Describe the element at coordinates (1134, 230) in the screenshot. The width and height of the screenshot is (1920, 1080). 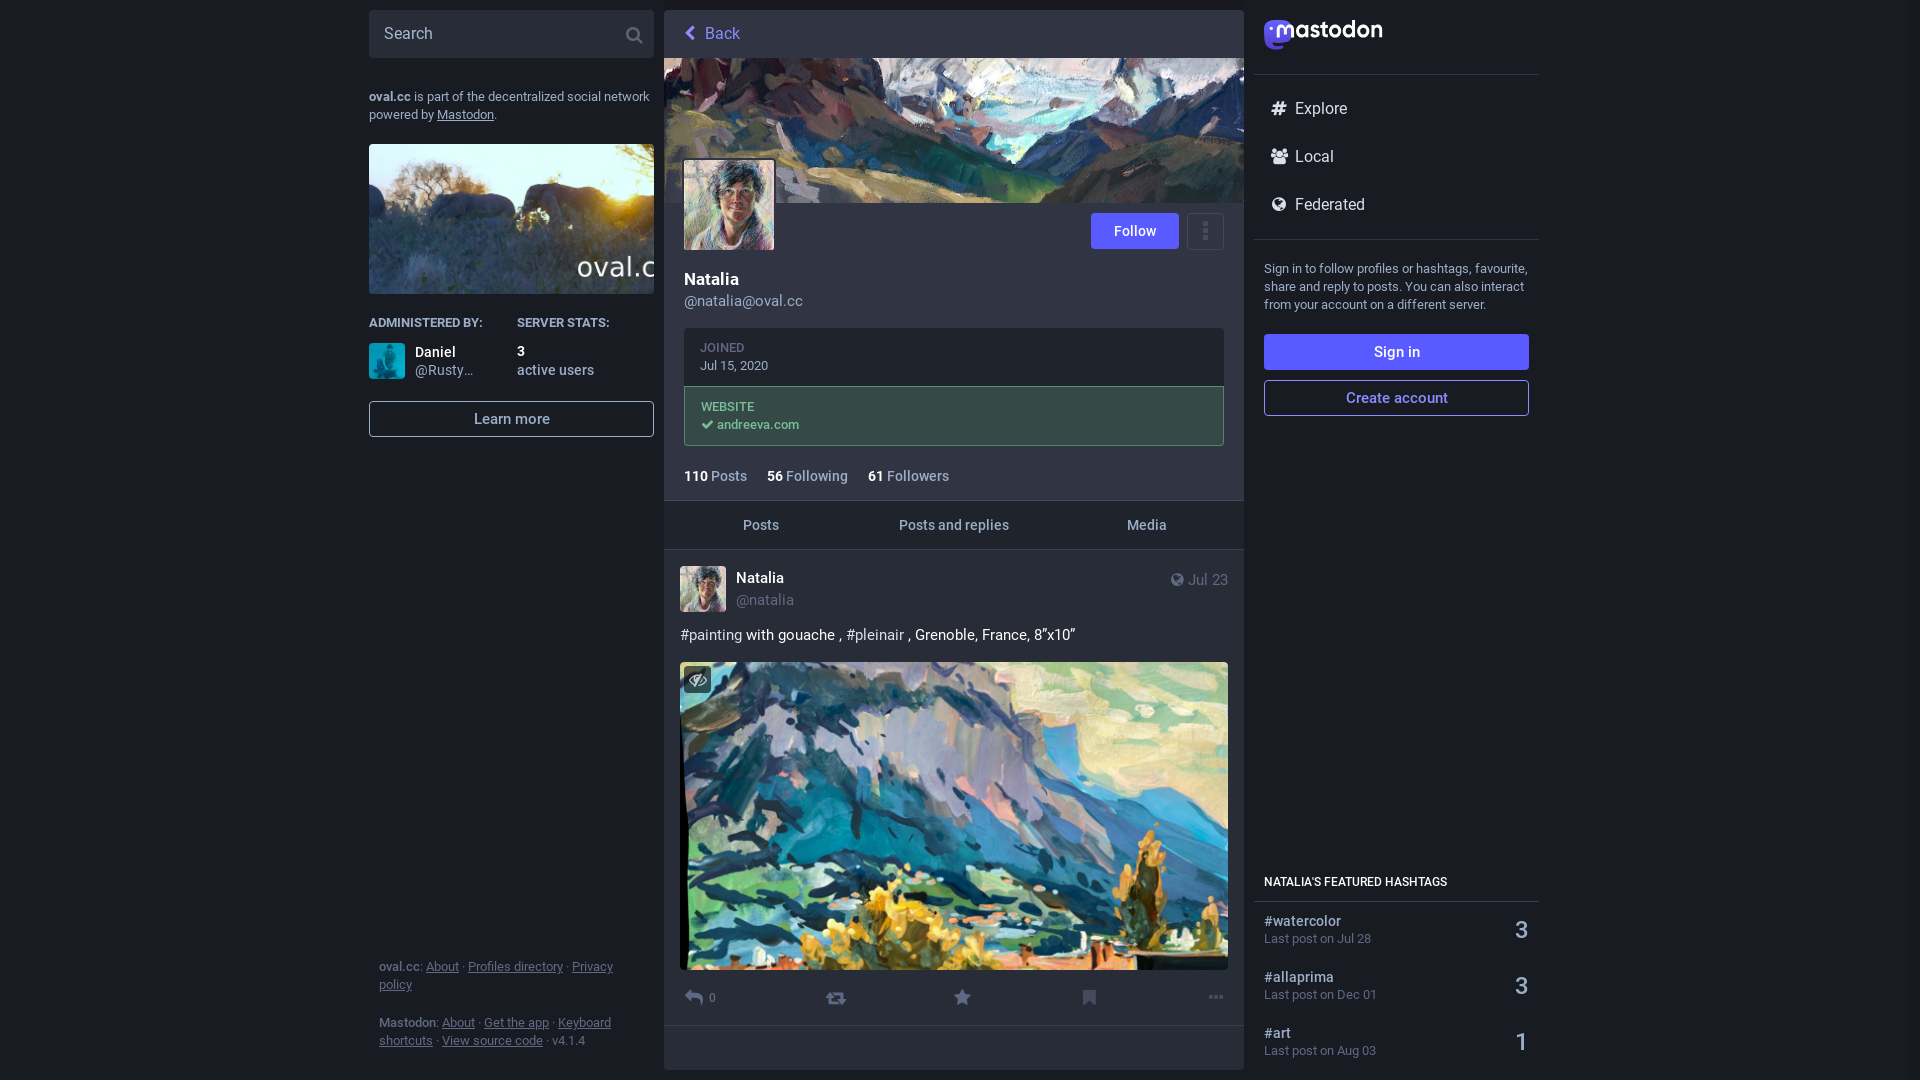
I see `'Follow'` at that location.